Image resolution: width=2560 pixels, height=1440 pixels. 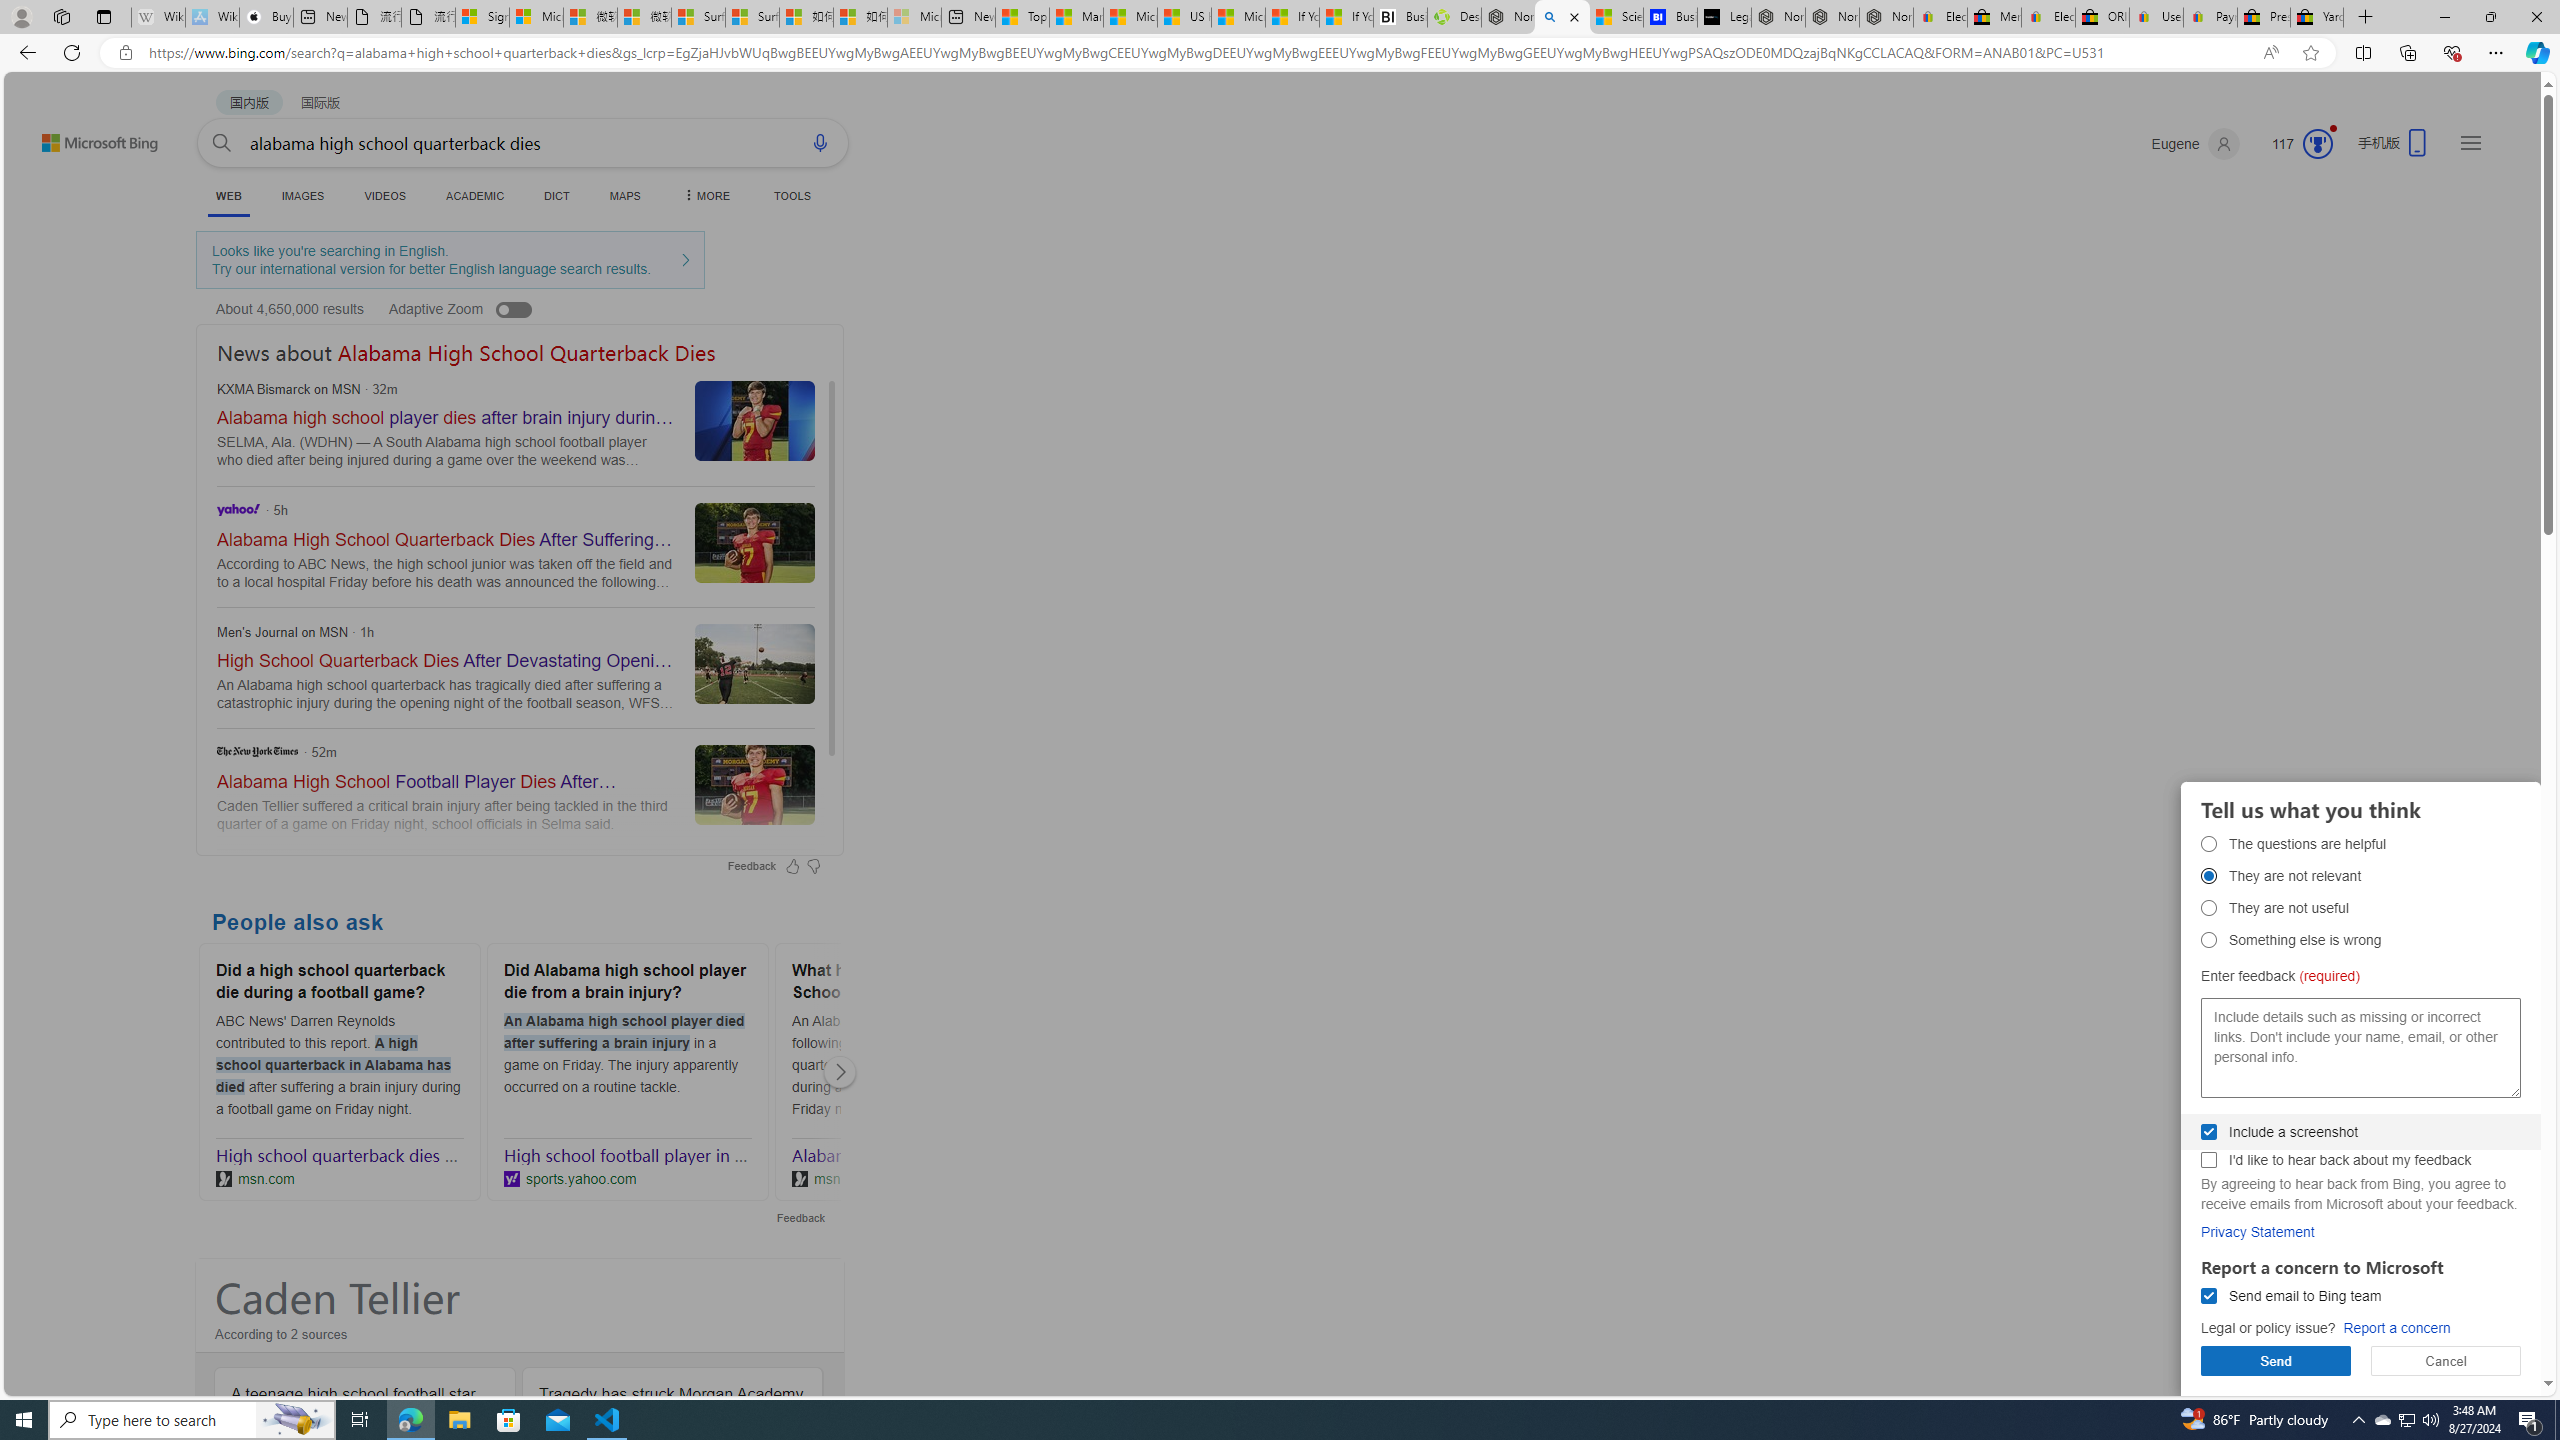 What do you see at coordinates (2209, 907) in the screenshot?
I see `'They are not useful They are not useful'` at bounding box center [2209, 907].